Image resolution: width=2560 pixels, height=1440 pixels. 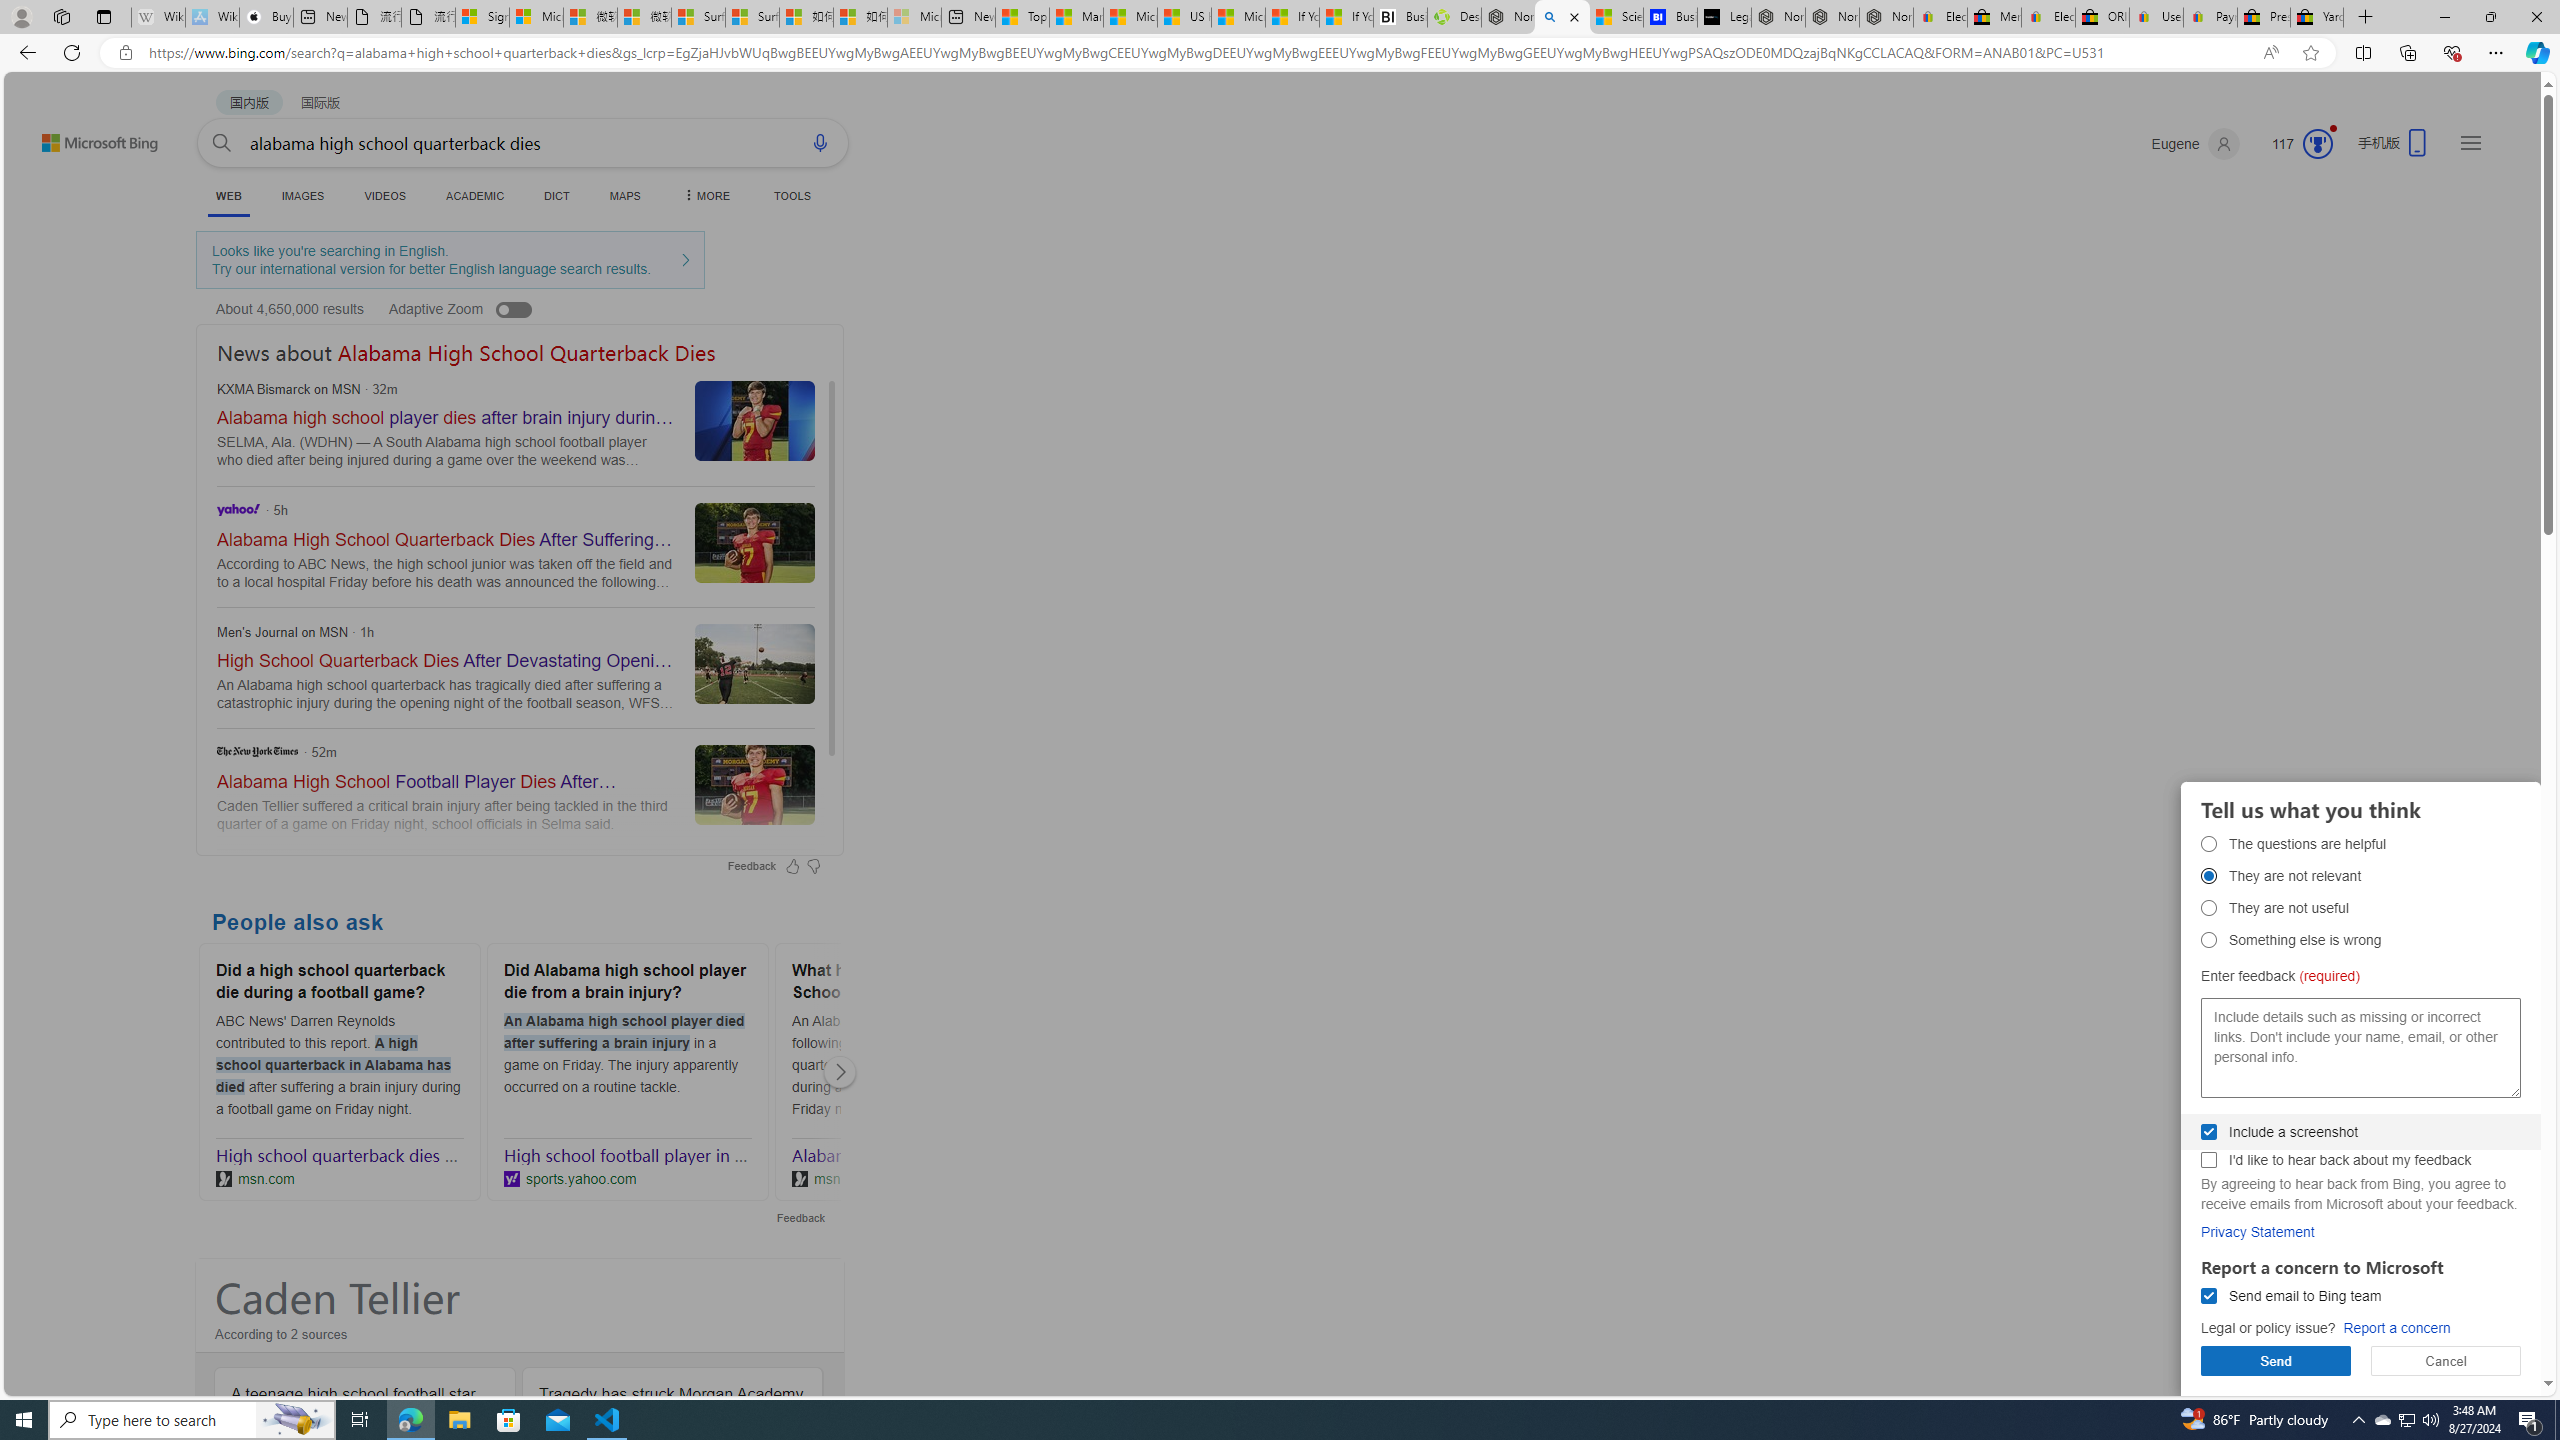 What do you see at coordinates (2209, 907) in the screenshot?
I see `'They are not useful They are not useful'` at bounding box center [2209, 907].